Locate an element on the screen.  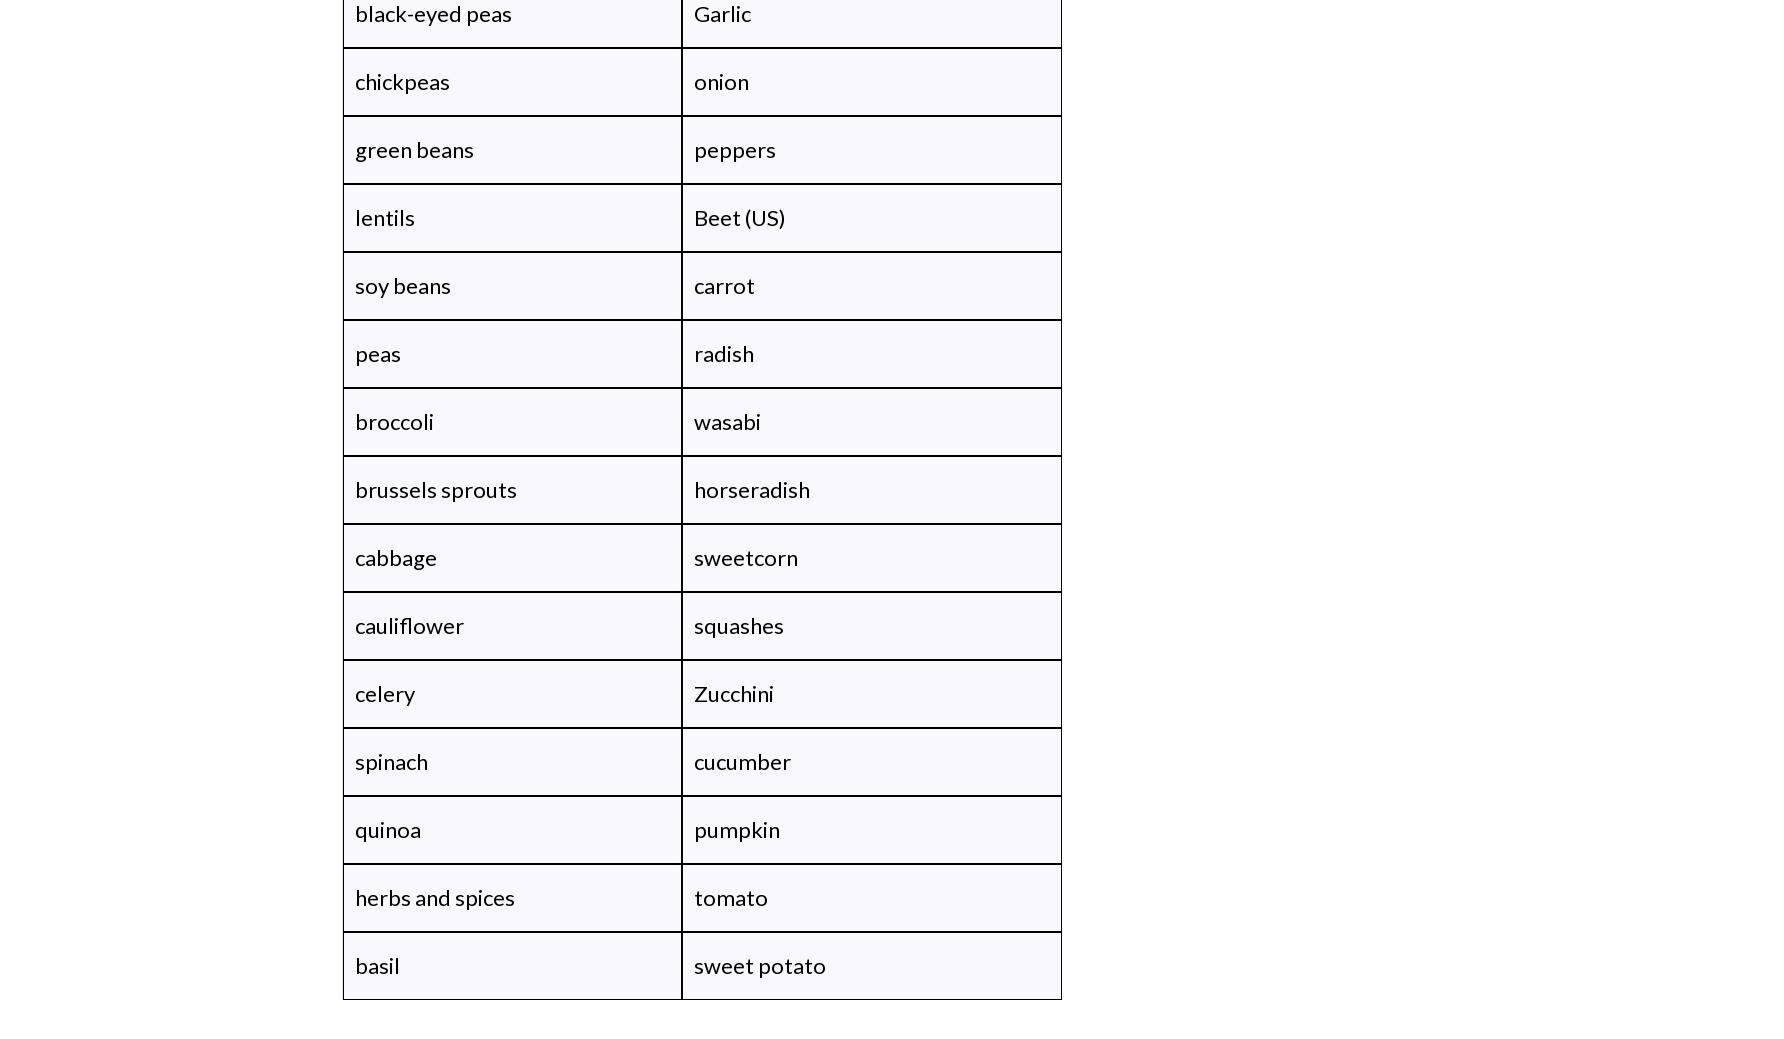
'broccoli' is located at coordinates (395, 420).